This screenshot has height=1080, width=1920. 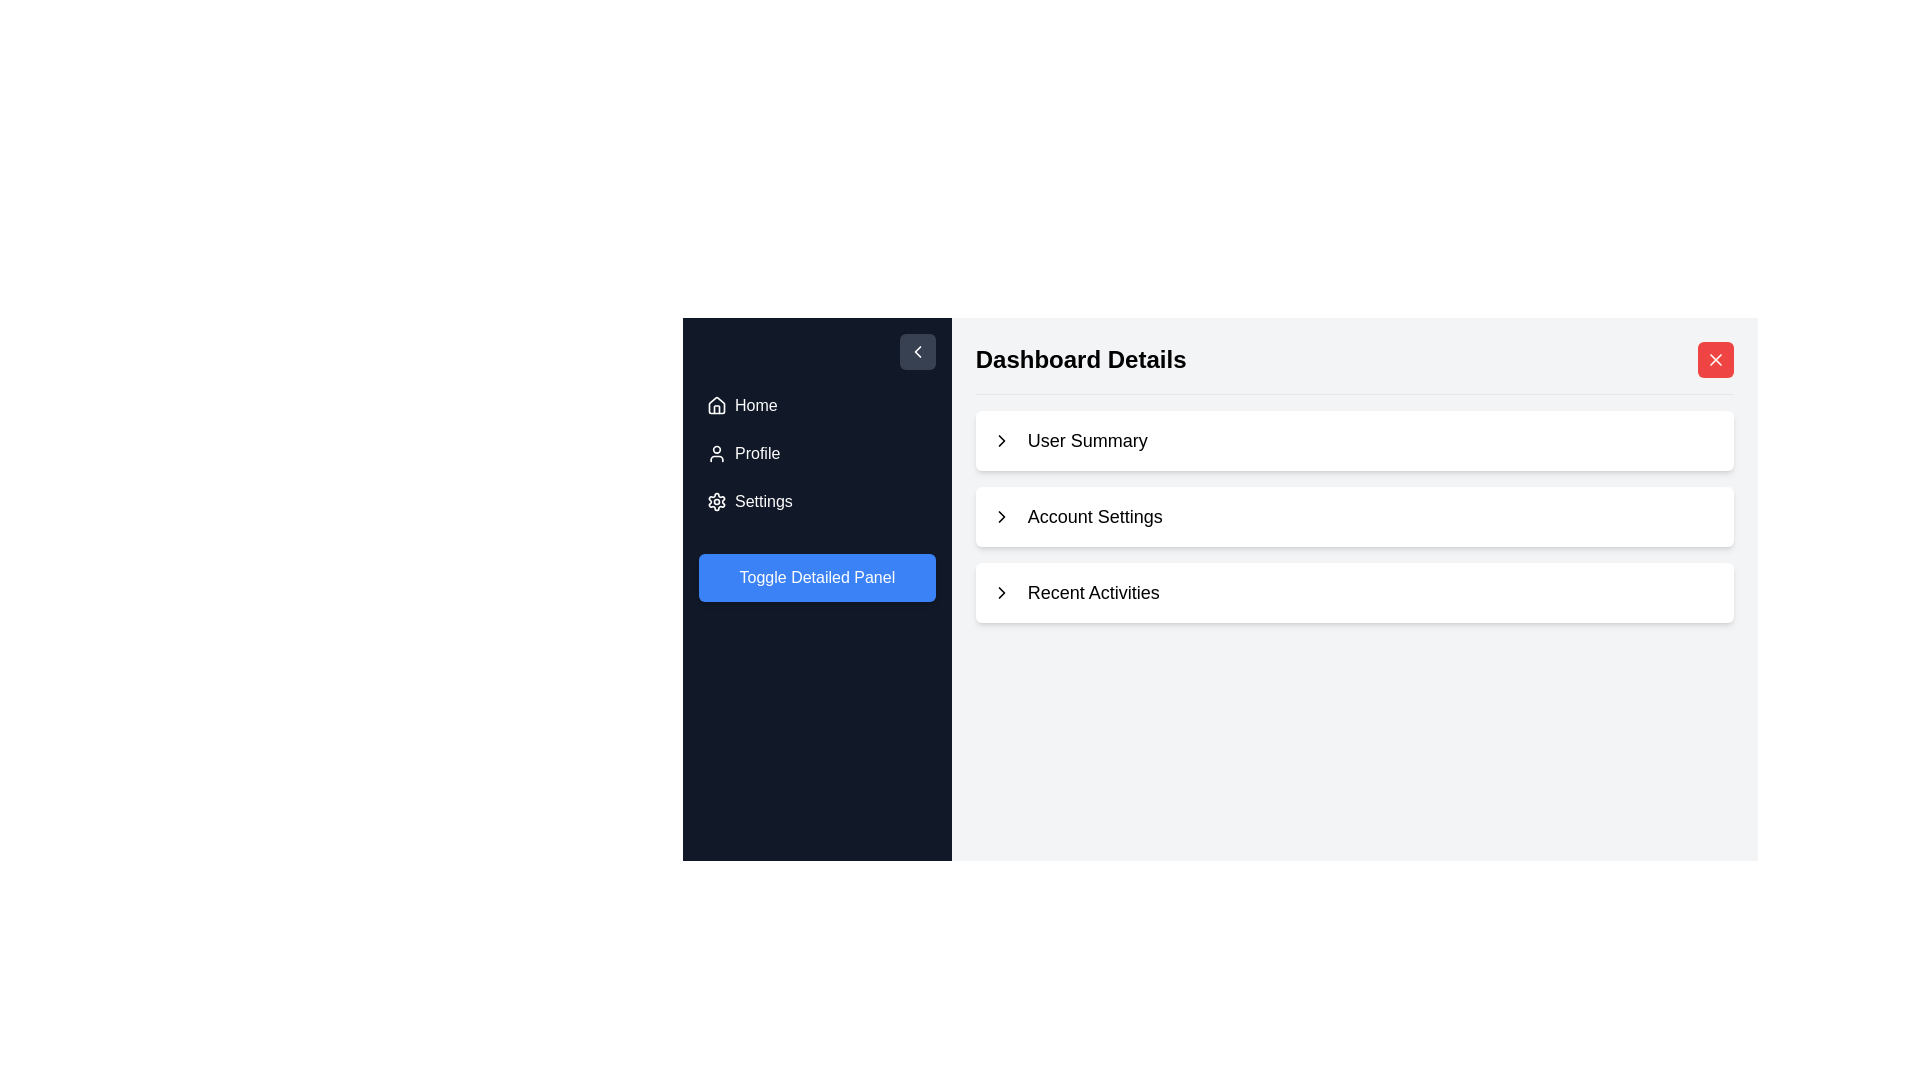 What do you see at coordinates (817, 454) in the screenshot?
I see `the navigation button for profile information, which is the second button in the vertical list of the left-side navigation panel, located below 'Home' and above 'Settings'` at bounding box center [817, 454].